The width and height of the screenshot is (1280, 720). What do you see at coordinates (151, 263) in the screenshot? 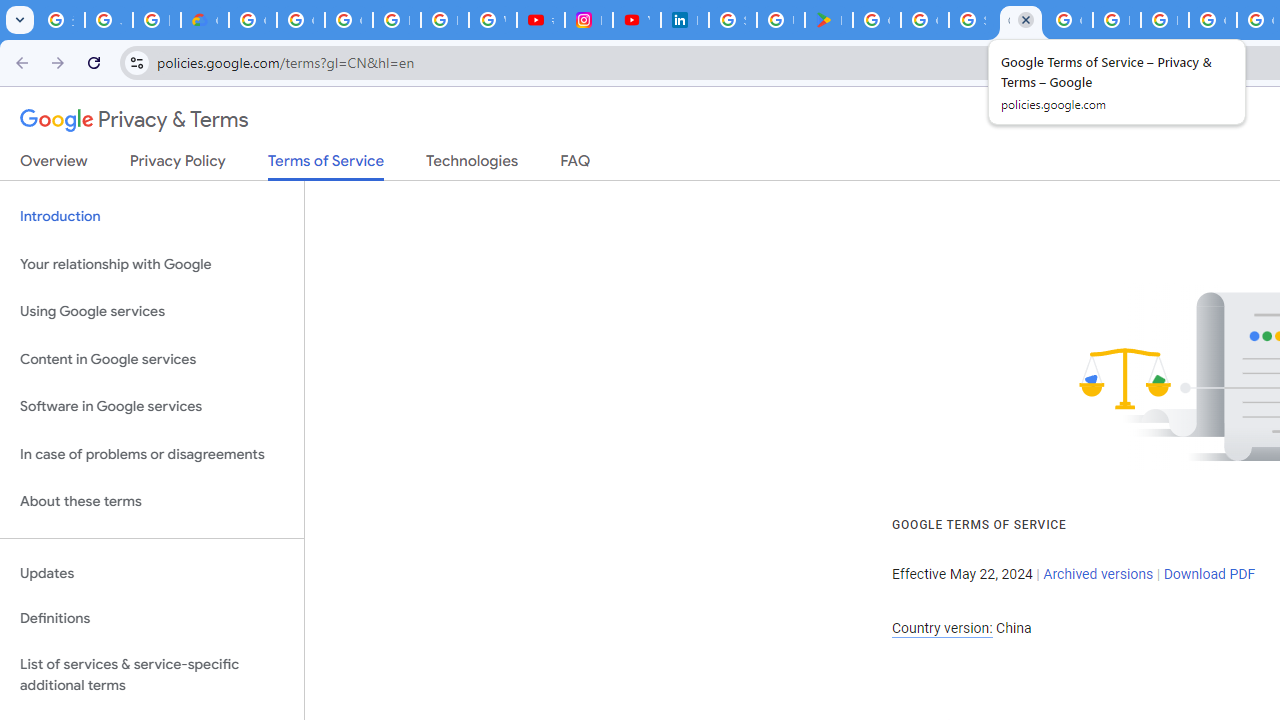
I see `'Your relationship with Google'` at bounding box center [151, 263].